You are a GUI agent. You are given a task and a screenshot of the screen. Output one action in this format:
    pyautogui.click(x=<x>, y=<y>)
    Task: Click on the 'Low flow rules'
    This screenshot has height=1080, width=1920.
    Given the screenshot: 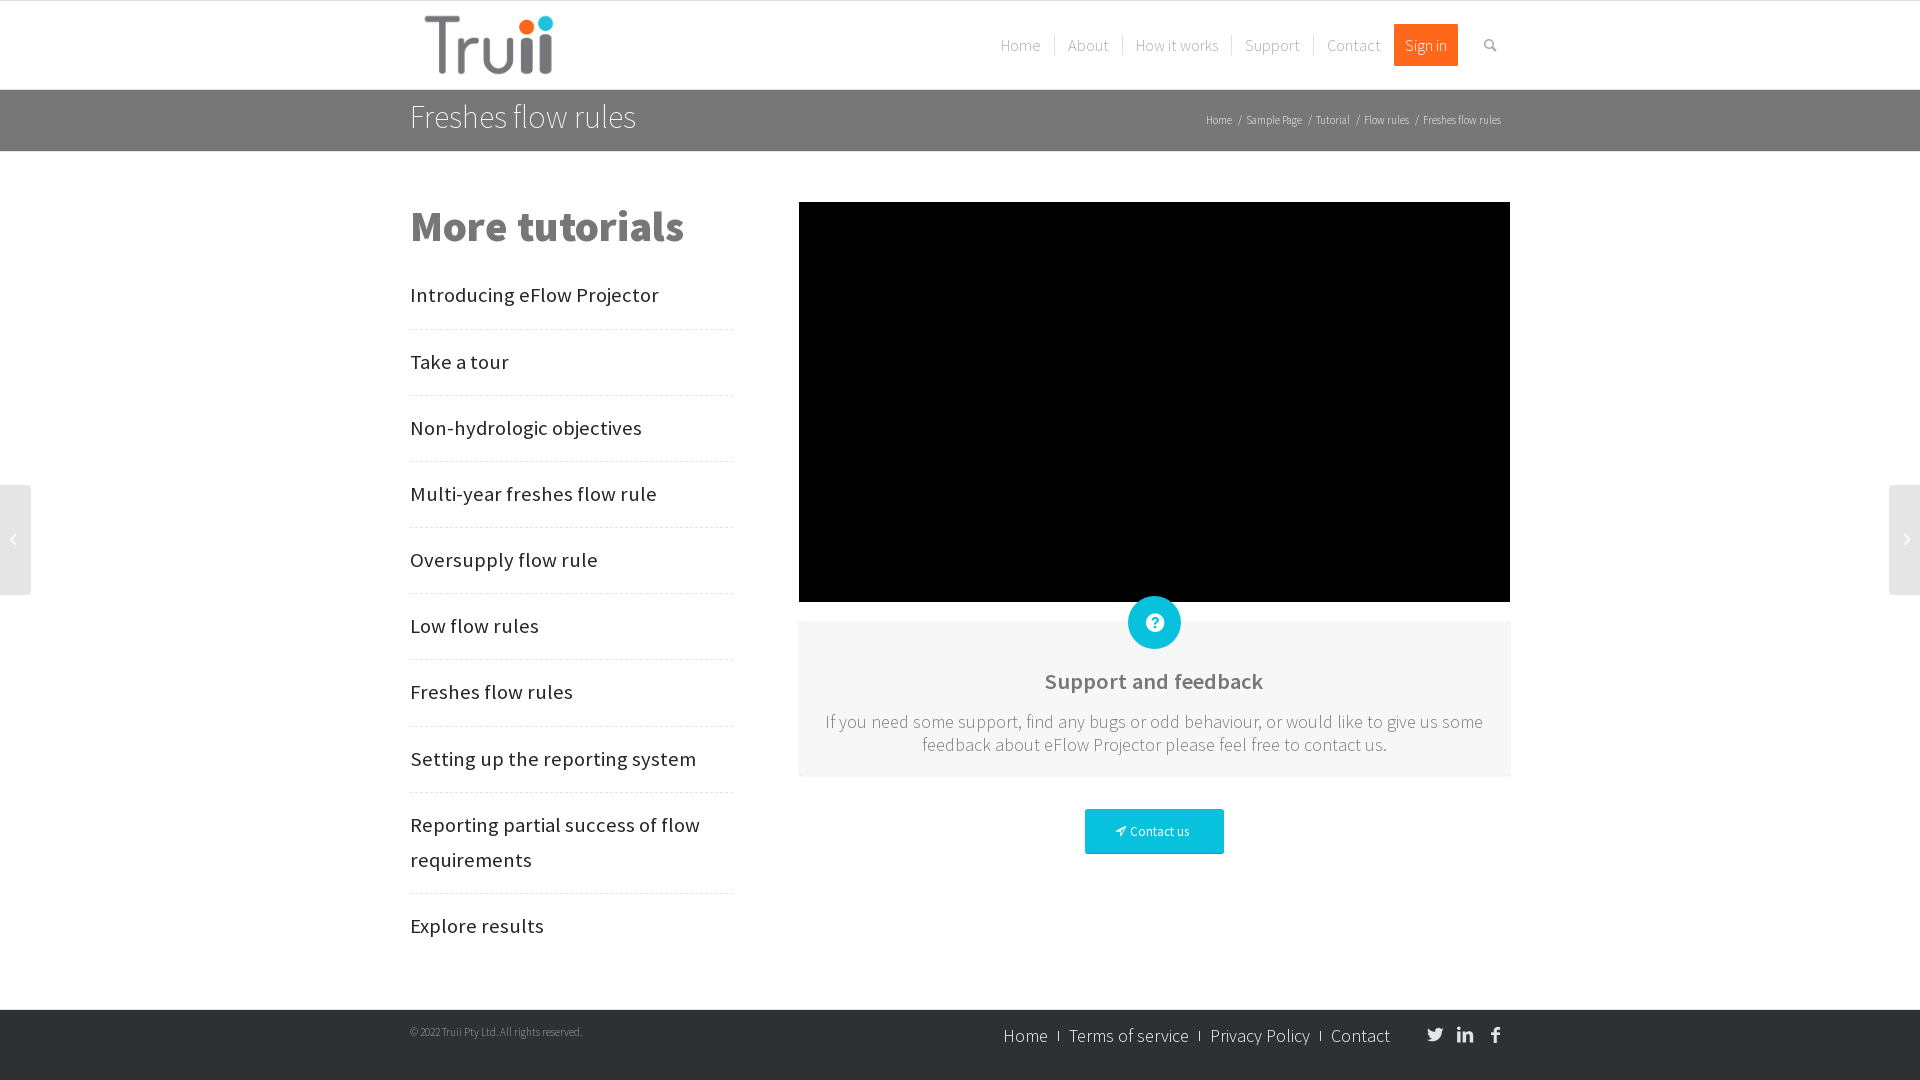 What is the action you would take?
    pyautogui.click(x=473, y=624)
    